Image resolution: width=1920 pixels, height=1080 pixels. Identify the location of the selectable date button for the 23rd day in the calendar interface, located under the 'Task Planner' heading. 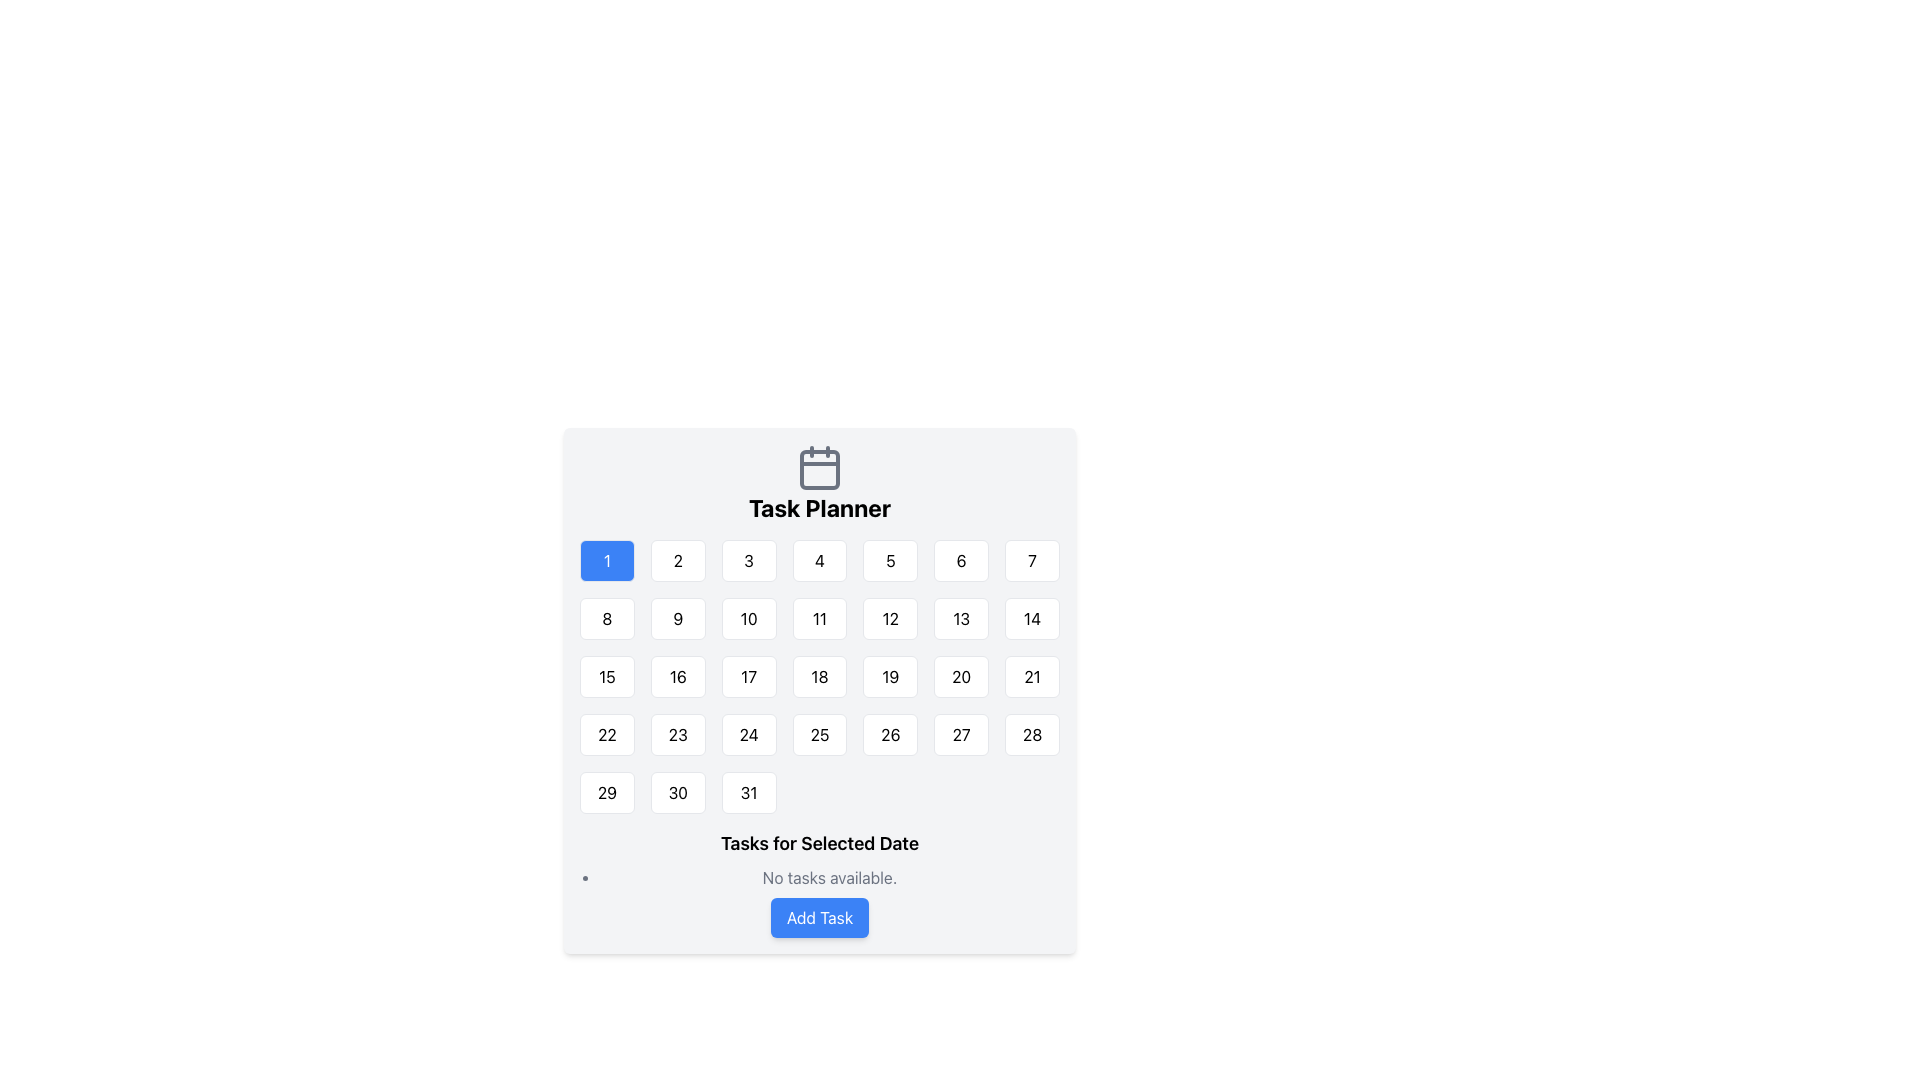
(678, 735).